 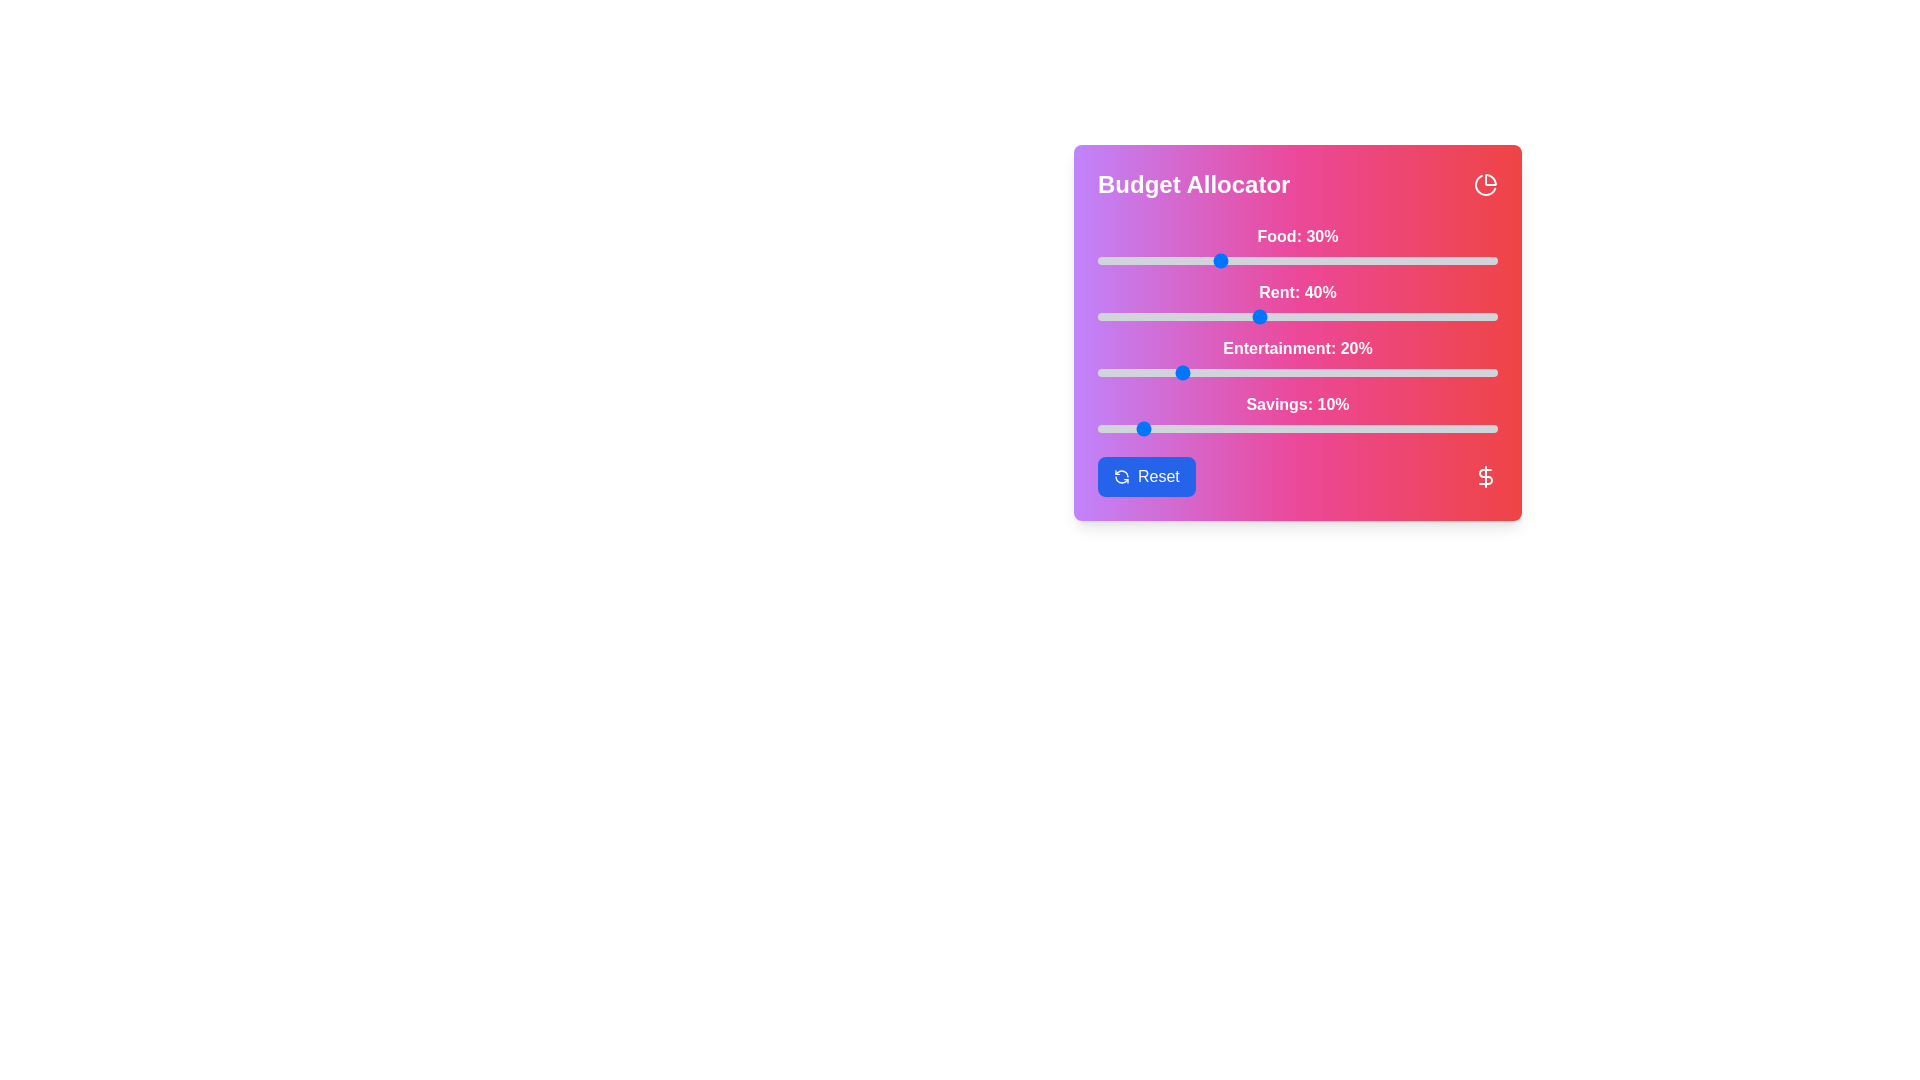 What do you see at coordinates (1297, 260) in the screenshot?
I see `the horizontal slider located below the label 'Food: 30%' in the budget allocation interface` at bounding box center [1297, 260].